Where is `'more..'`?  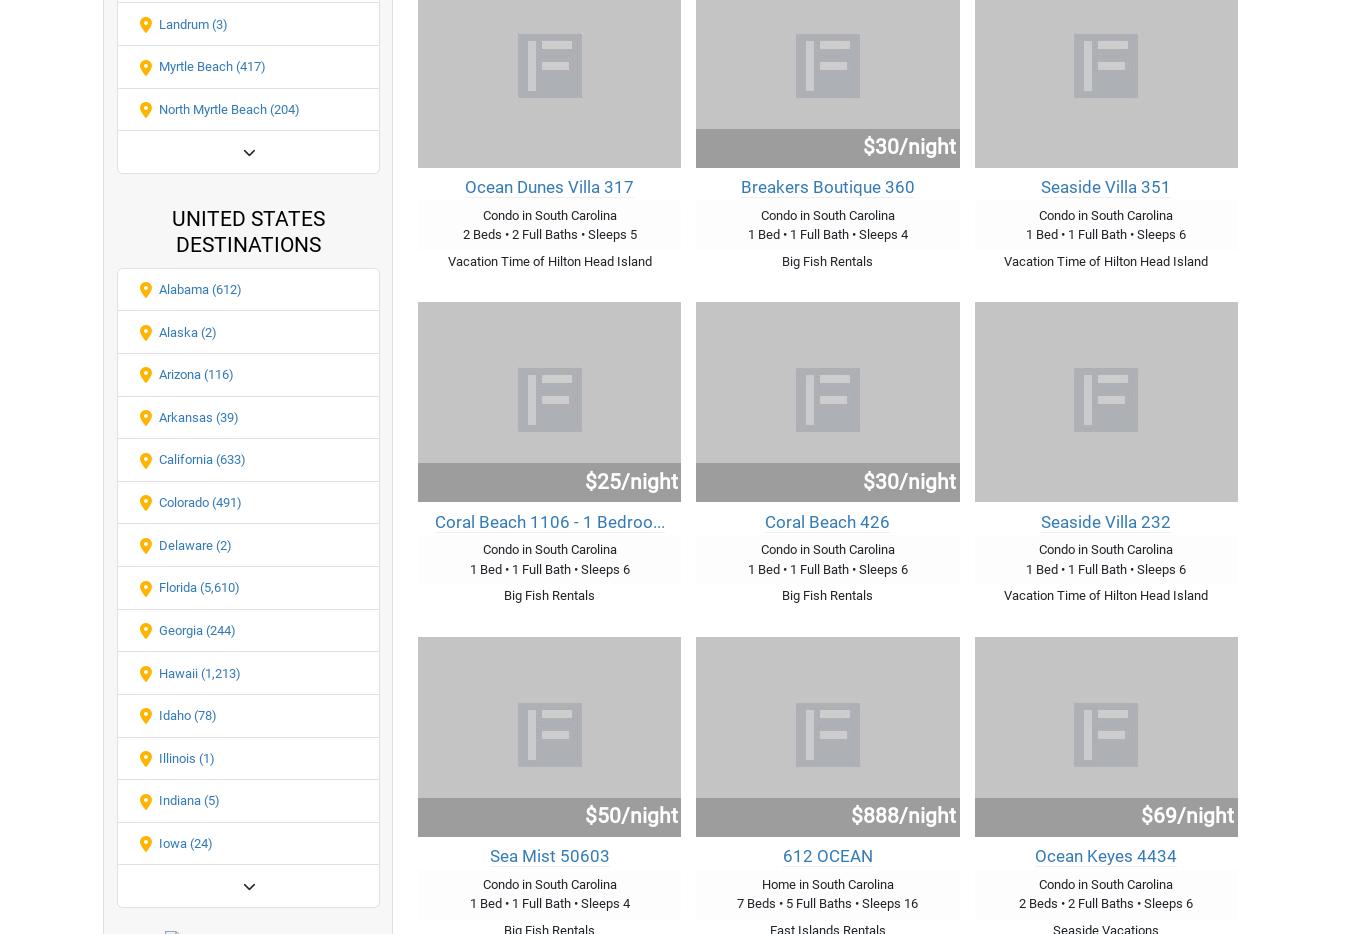 'more..' is located at coordinates (831, 102).